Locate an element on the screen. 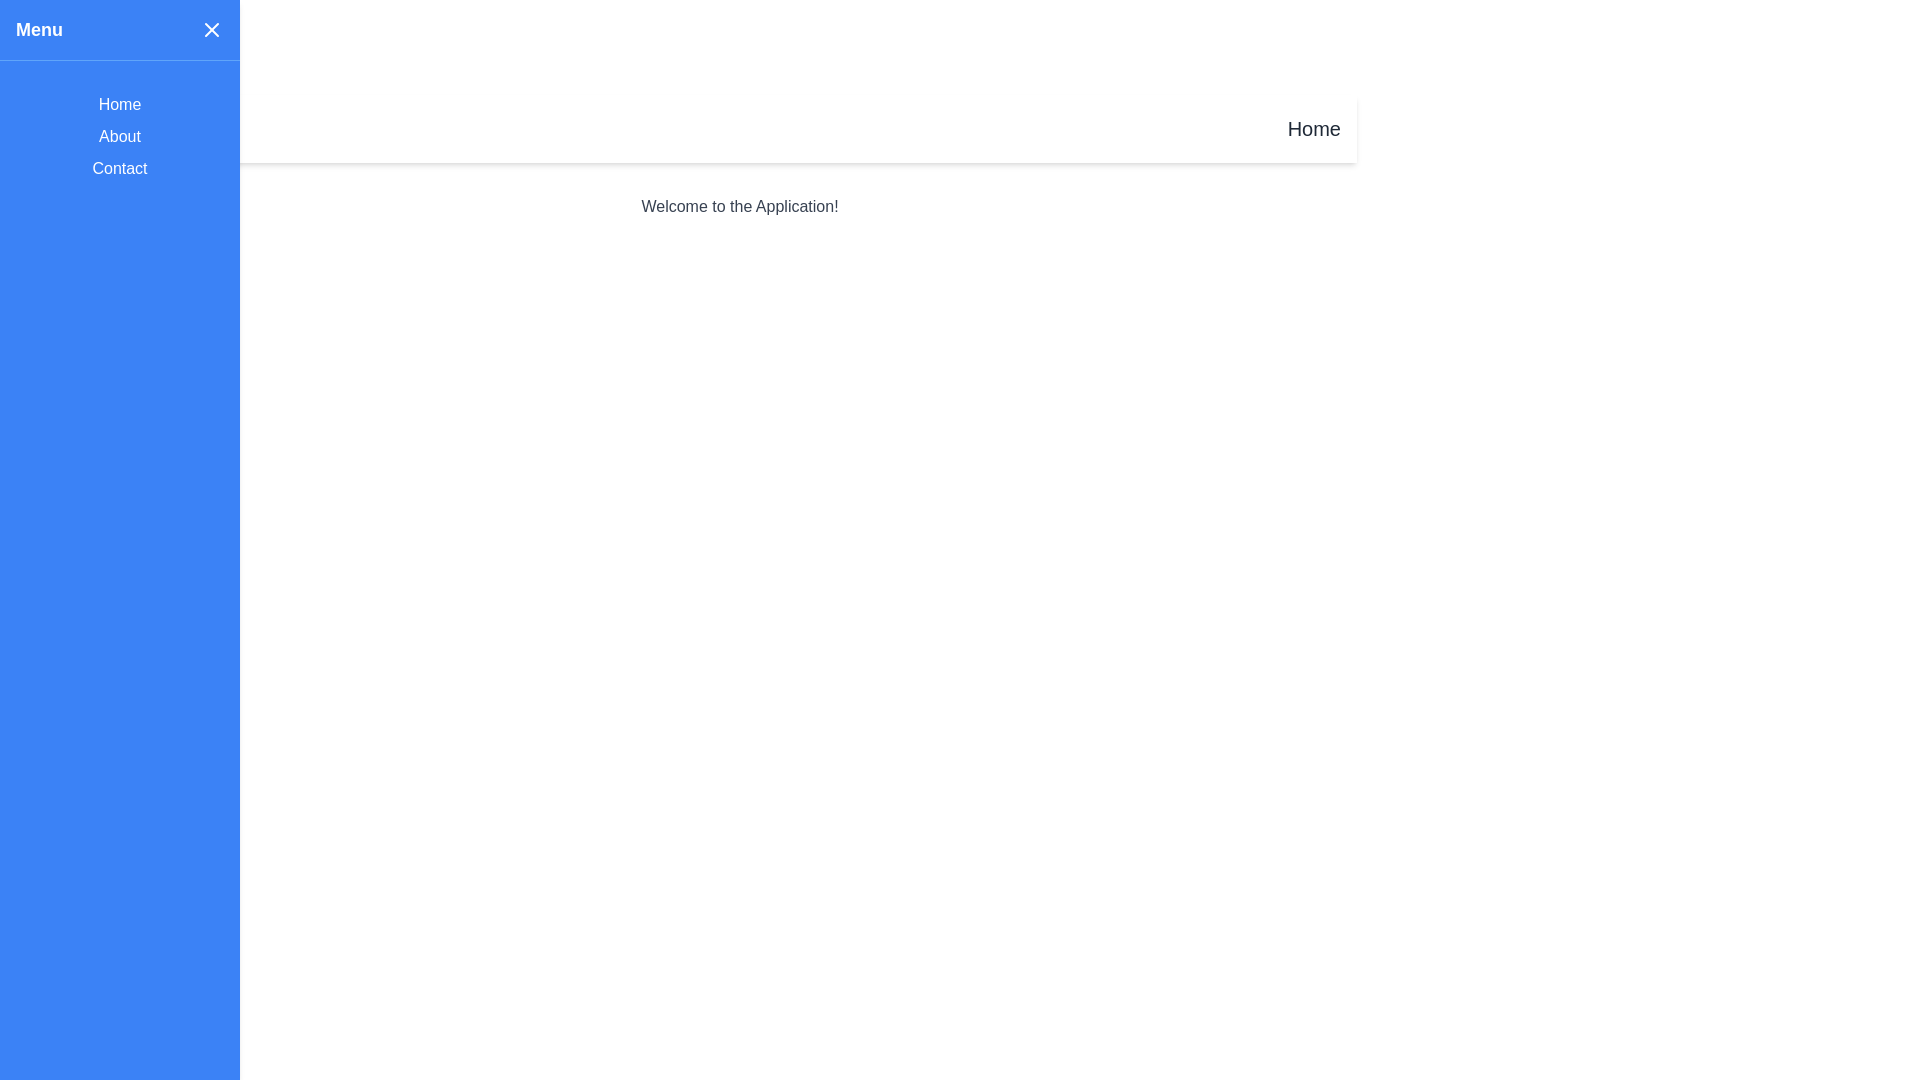 The image size is (1920, 1080). the 'Home' text link in the side menu is located at coordinates (119, 104).